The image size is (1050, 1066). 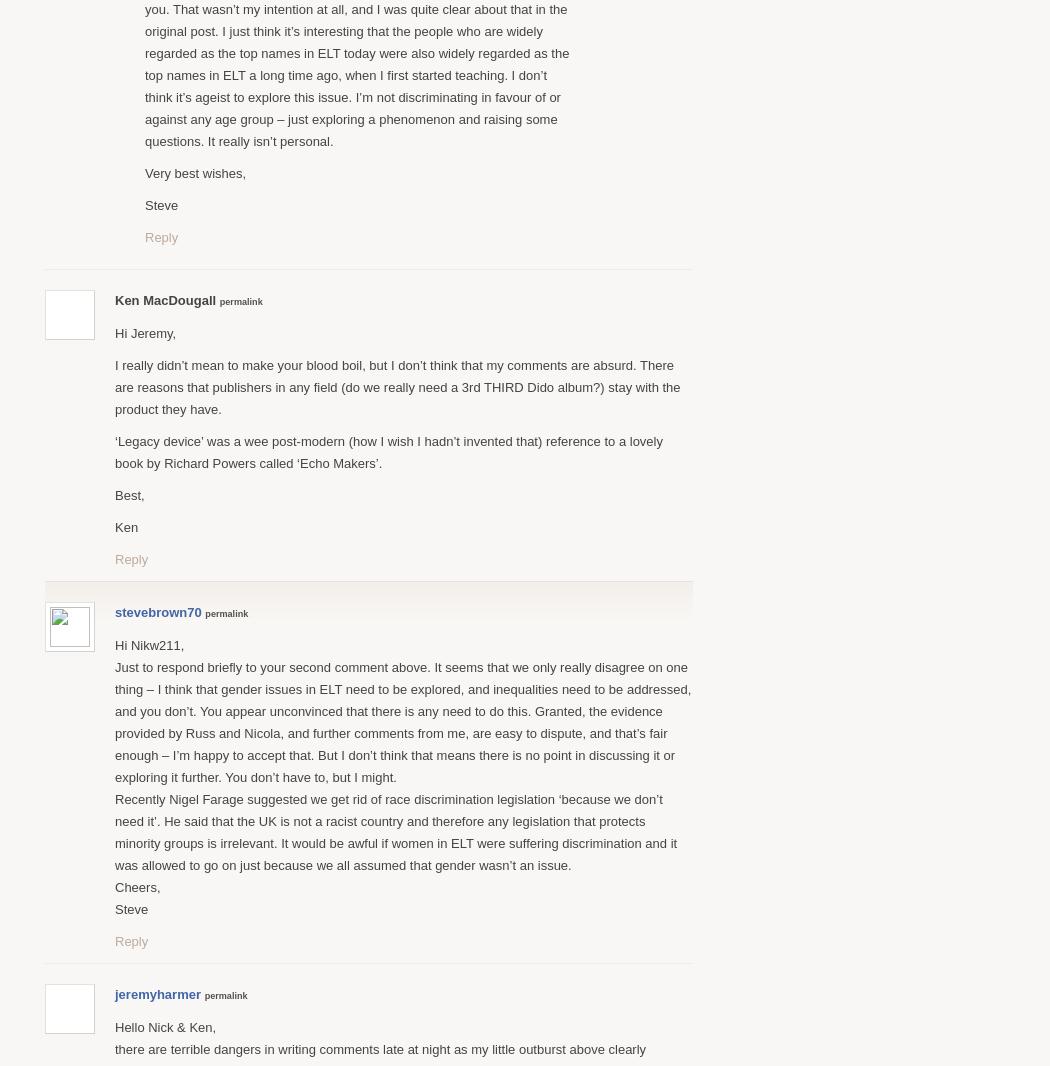 I want to click on 'Best,', so click(x=128, y=494).